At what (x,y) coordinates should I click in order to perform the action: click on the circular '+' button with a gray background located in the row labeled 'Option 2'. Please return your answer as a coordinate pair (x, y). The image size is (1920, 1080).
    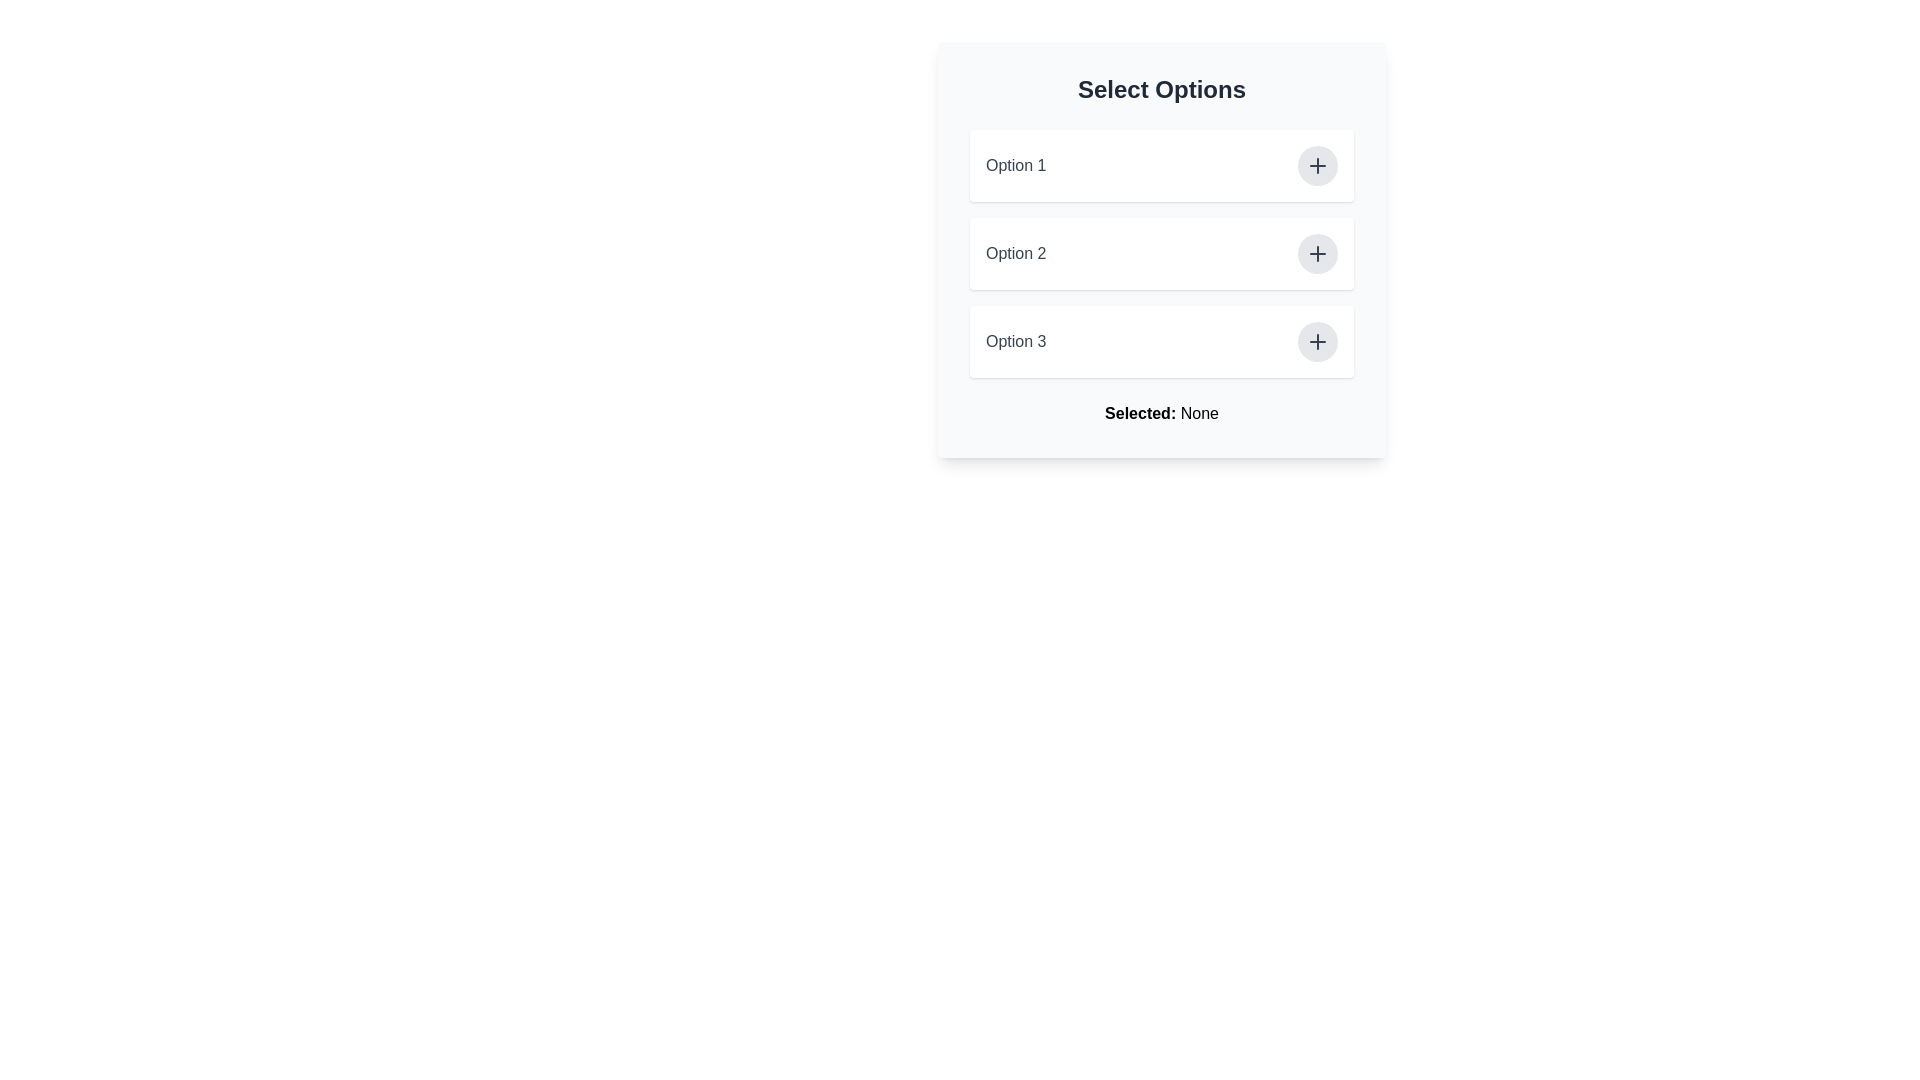
    Looking at the image, I should click on (1318, 253).